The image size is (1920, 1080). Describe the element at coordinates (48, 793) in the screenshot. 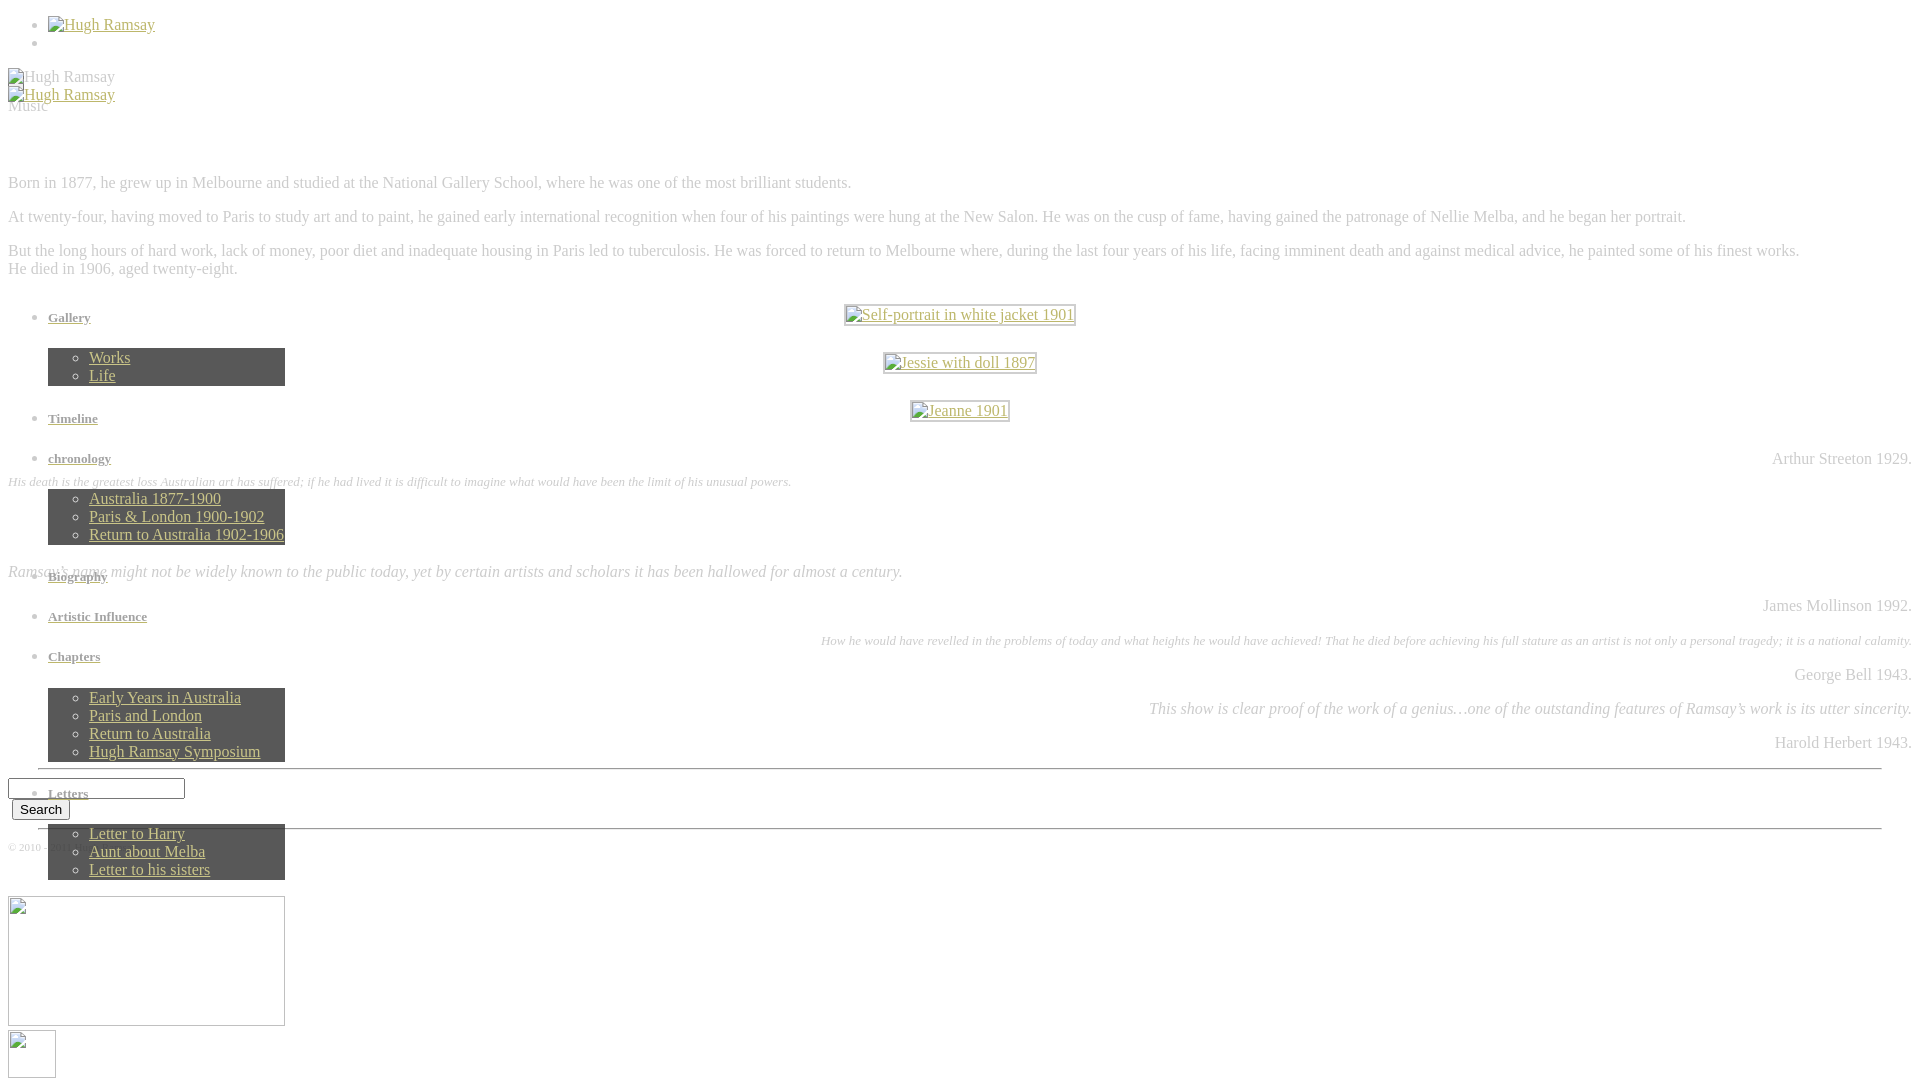

I see `'Letters'` at that location.